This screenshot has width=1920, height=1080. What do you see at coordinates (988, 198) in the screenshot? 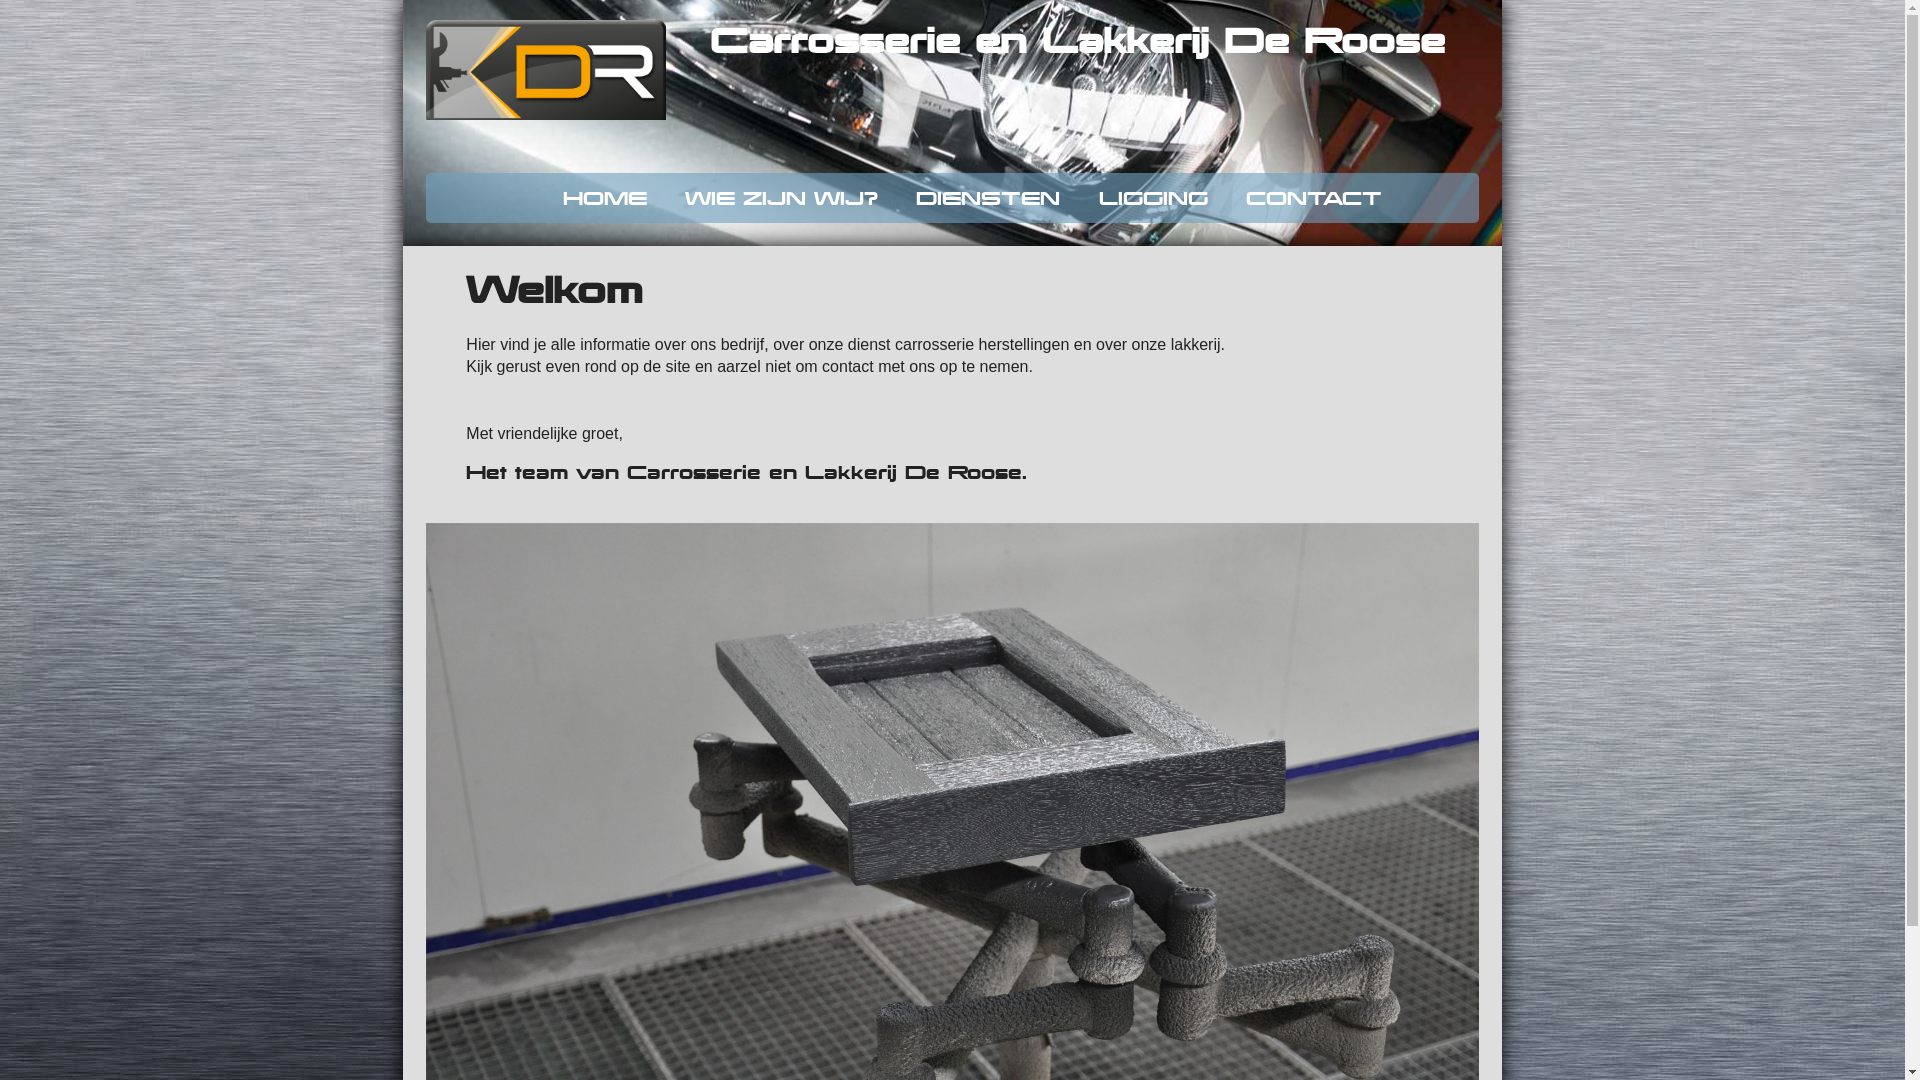
I see `'DIENSTEN'` at bounding box center [988, 198].